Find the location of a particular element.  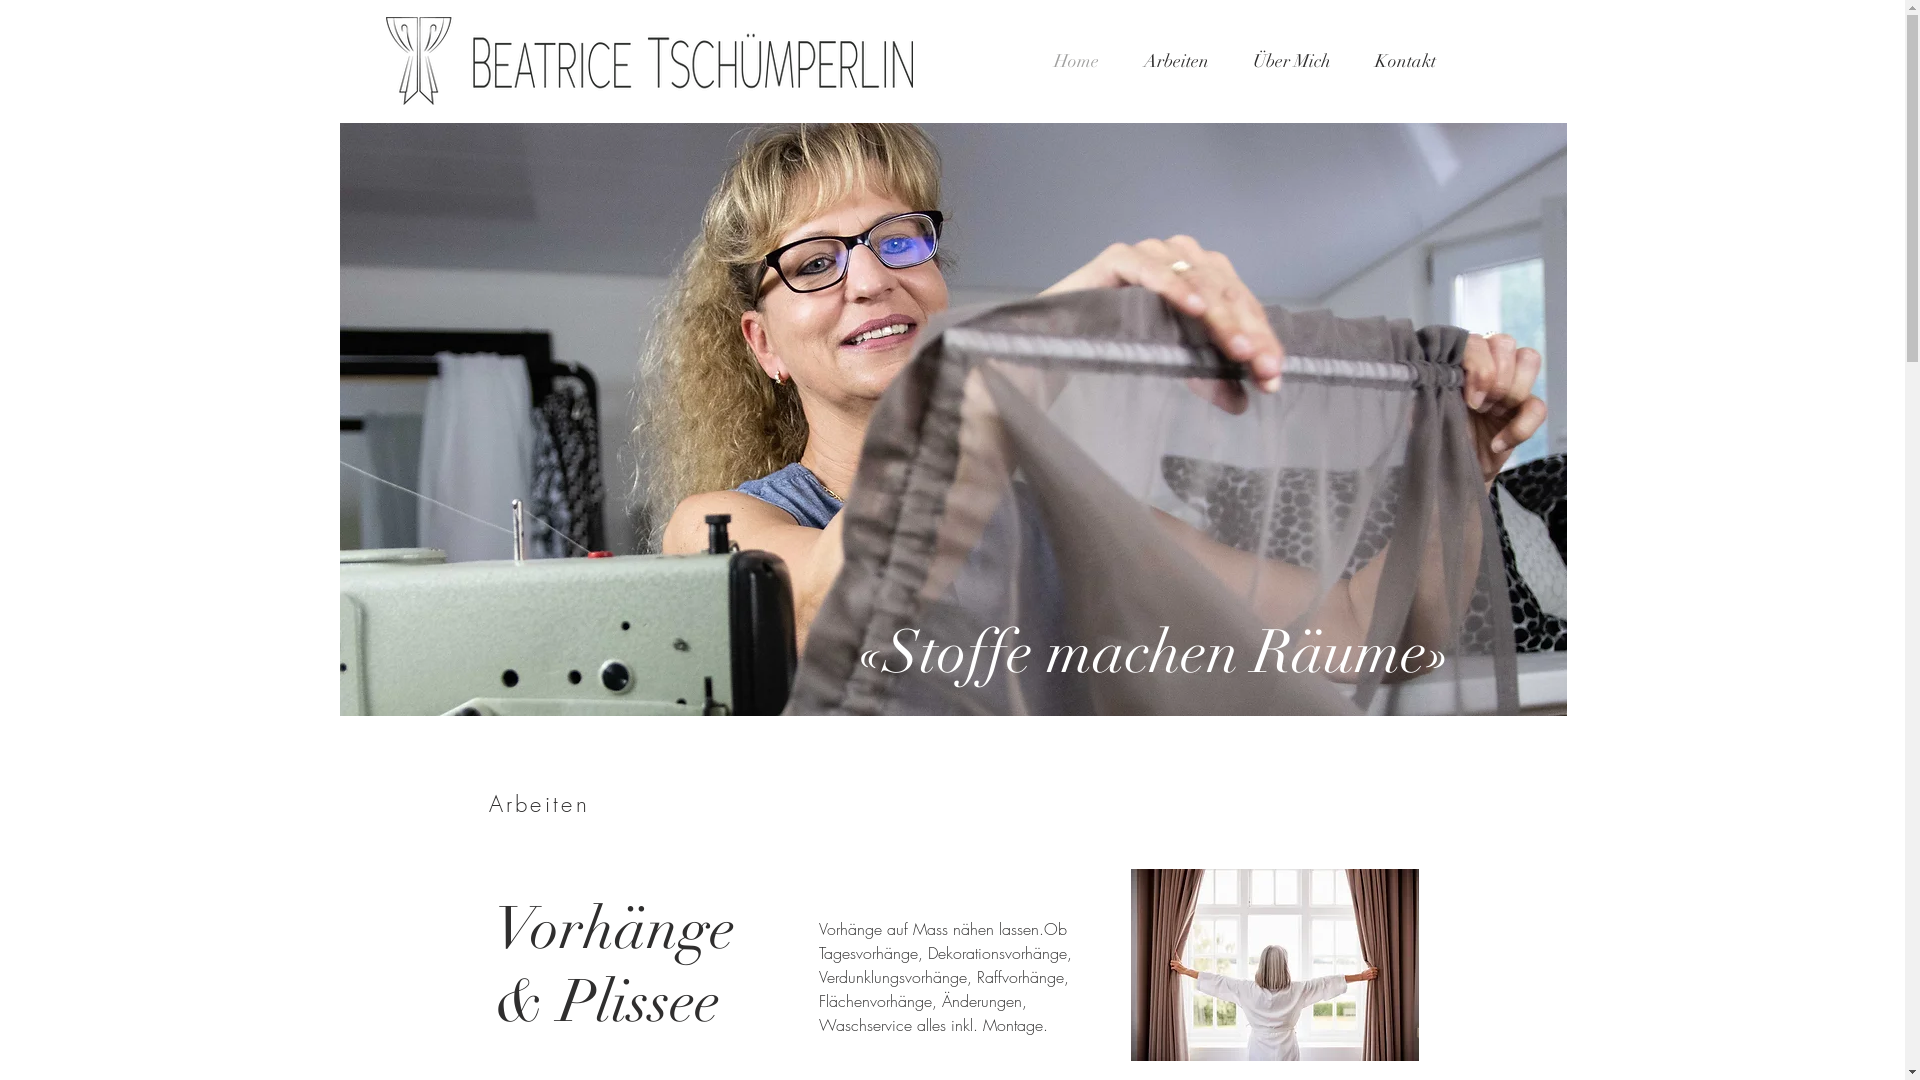

'Kontakt' is located at coordinates (1403, 60).